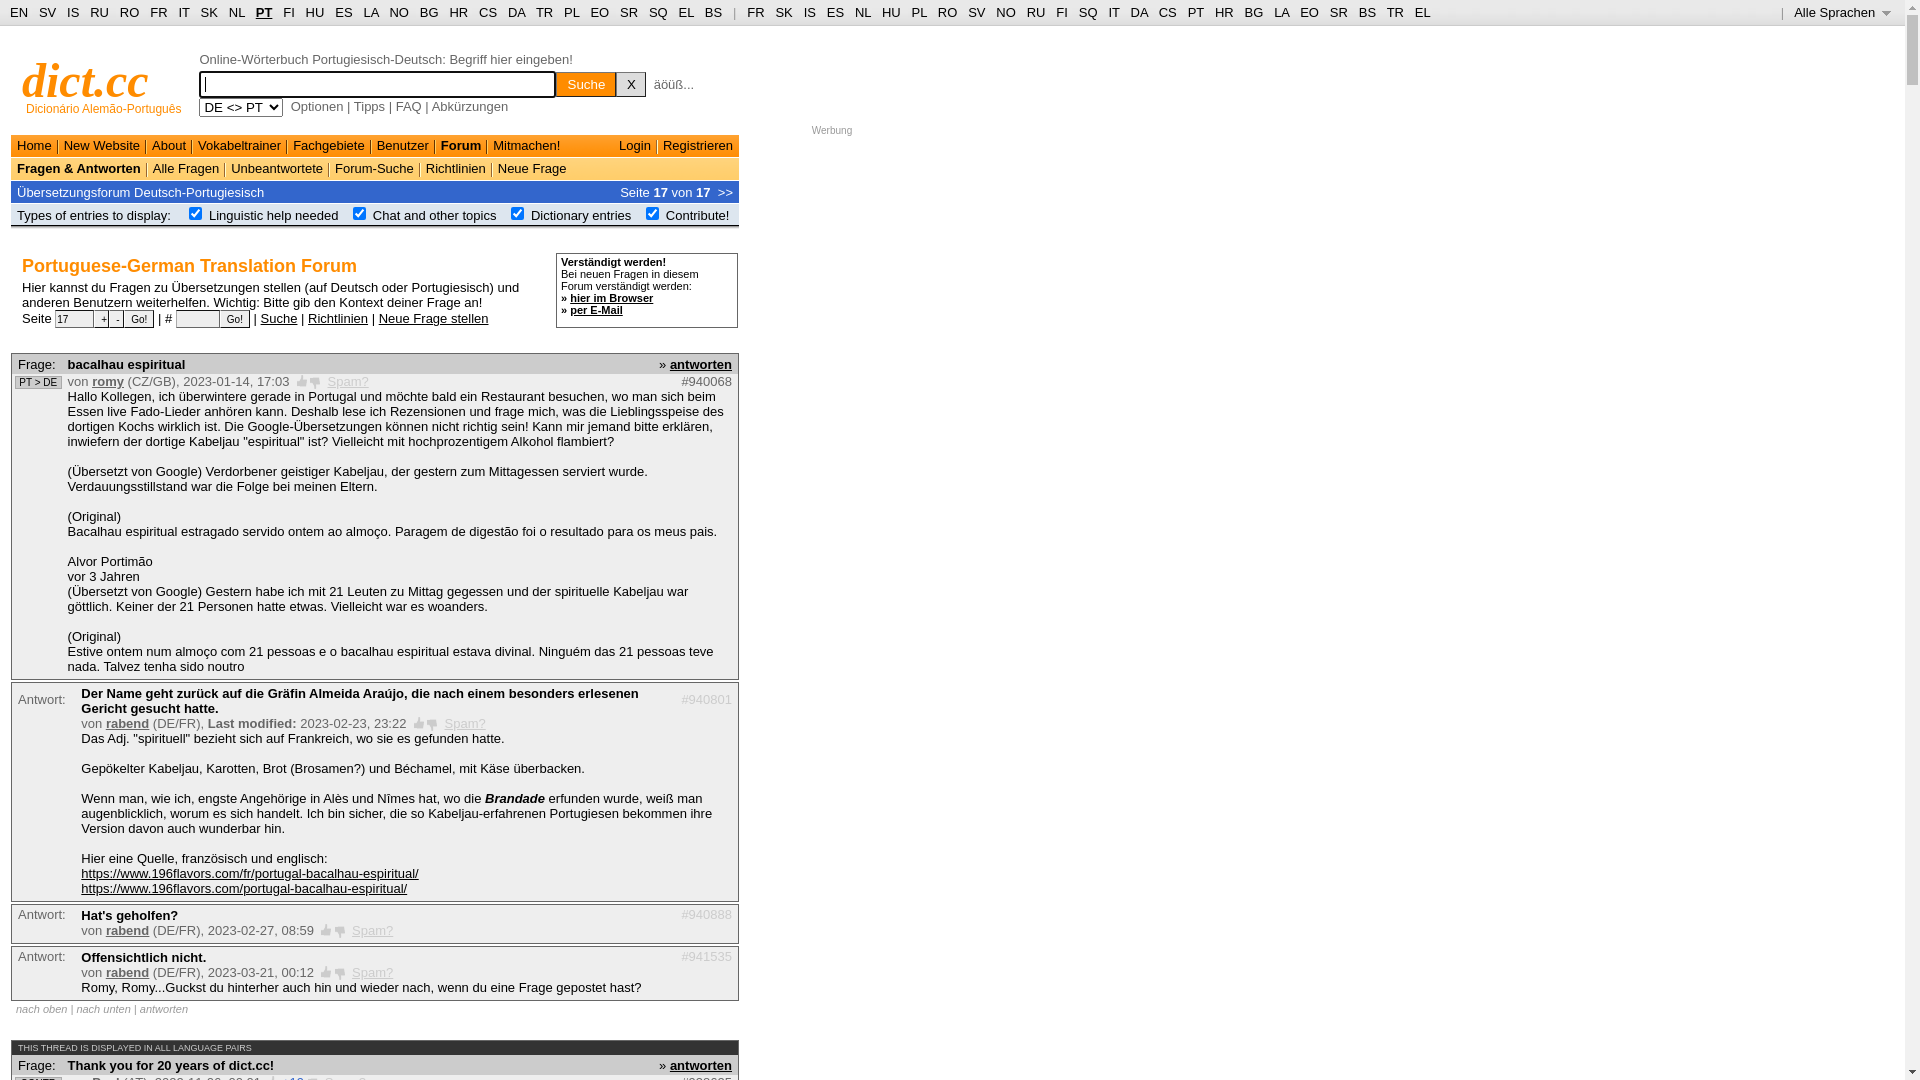 The width and height of the screenshot is (1920, 1080). What do you see at coordinates (428, 12) in the screenshot?
I see `'BG'` at bounding box center [428, 12].